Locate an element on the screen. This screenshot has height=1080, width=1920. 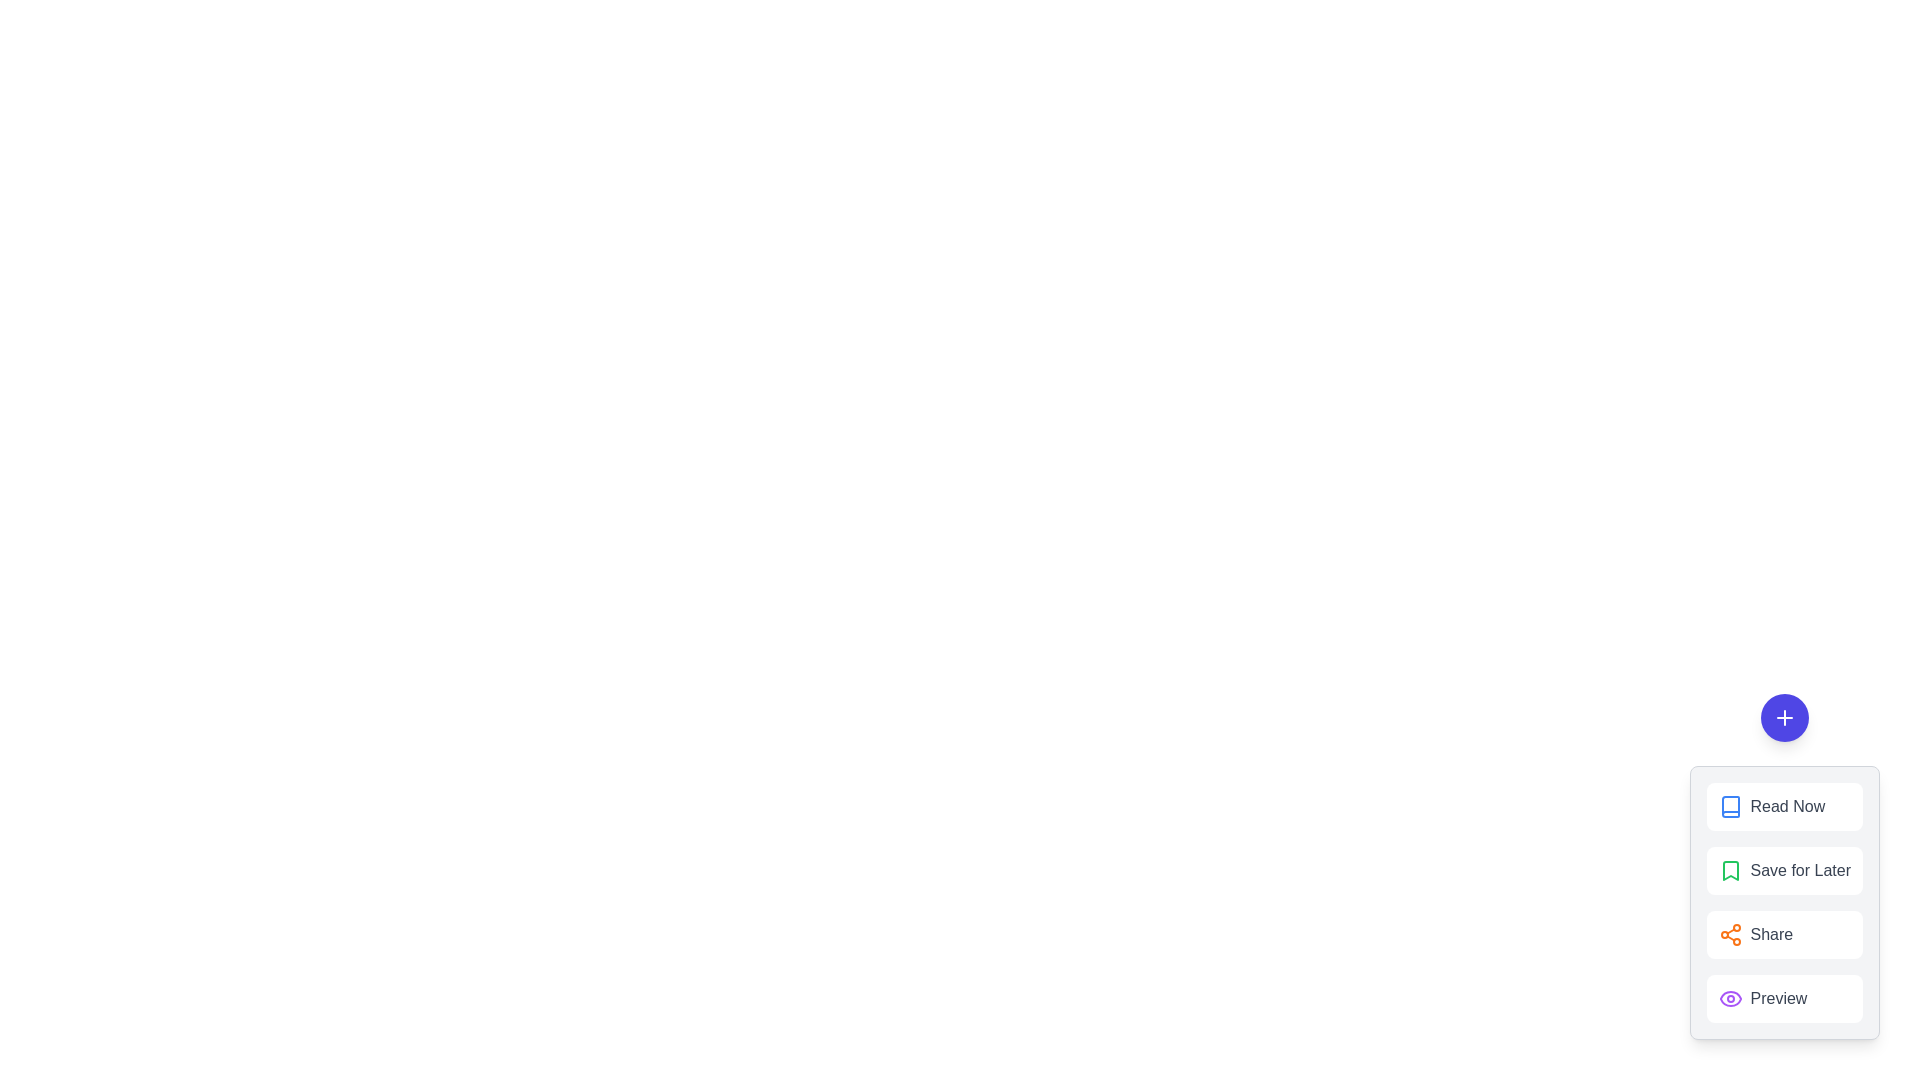
the 'Preview' button to select the 'Preview' action is located at coordinates (1784, 999).